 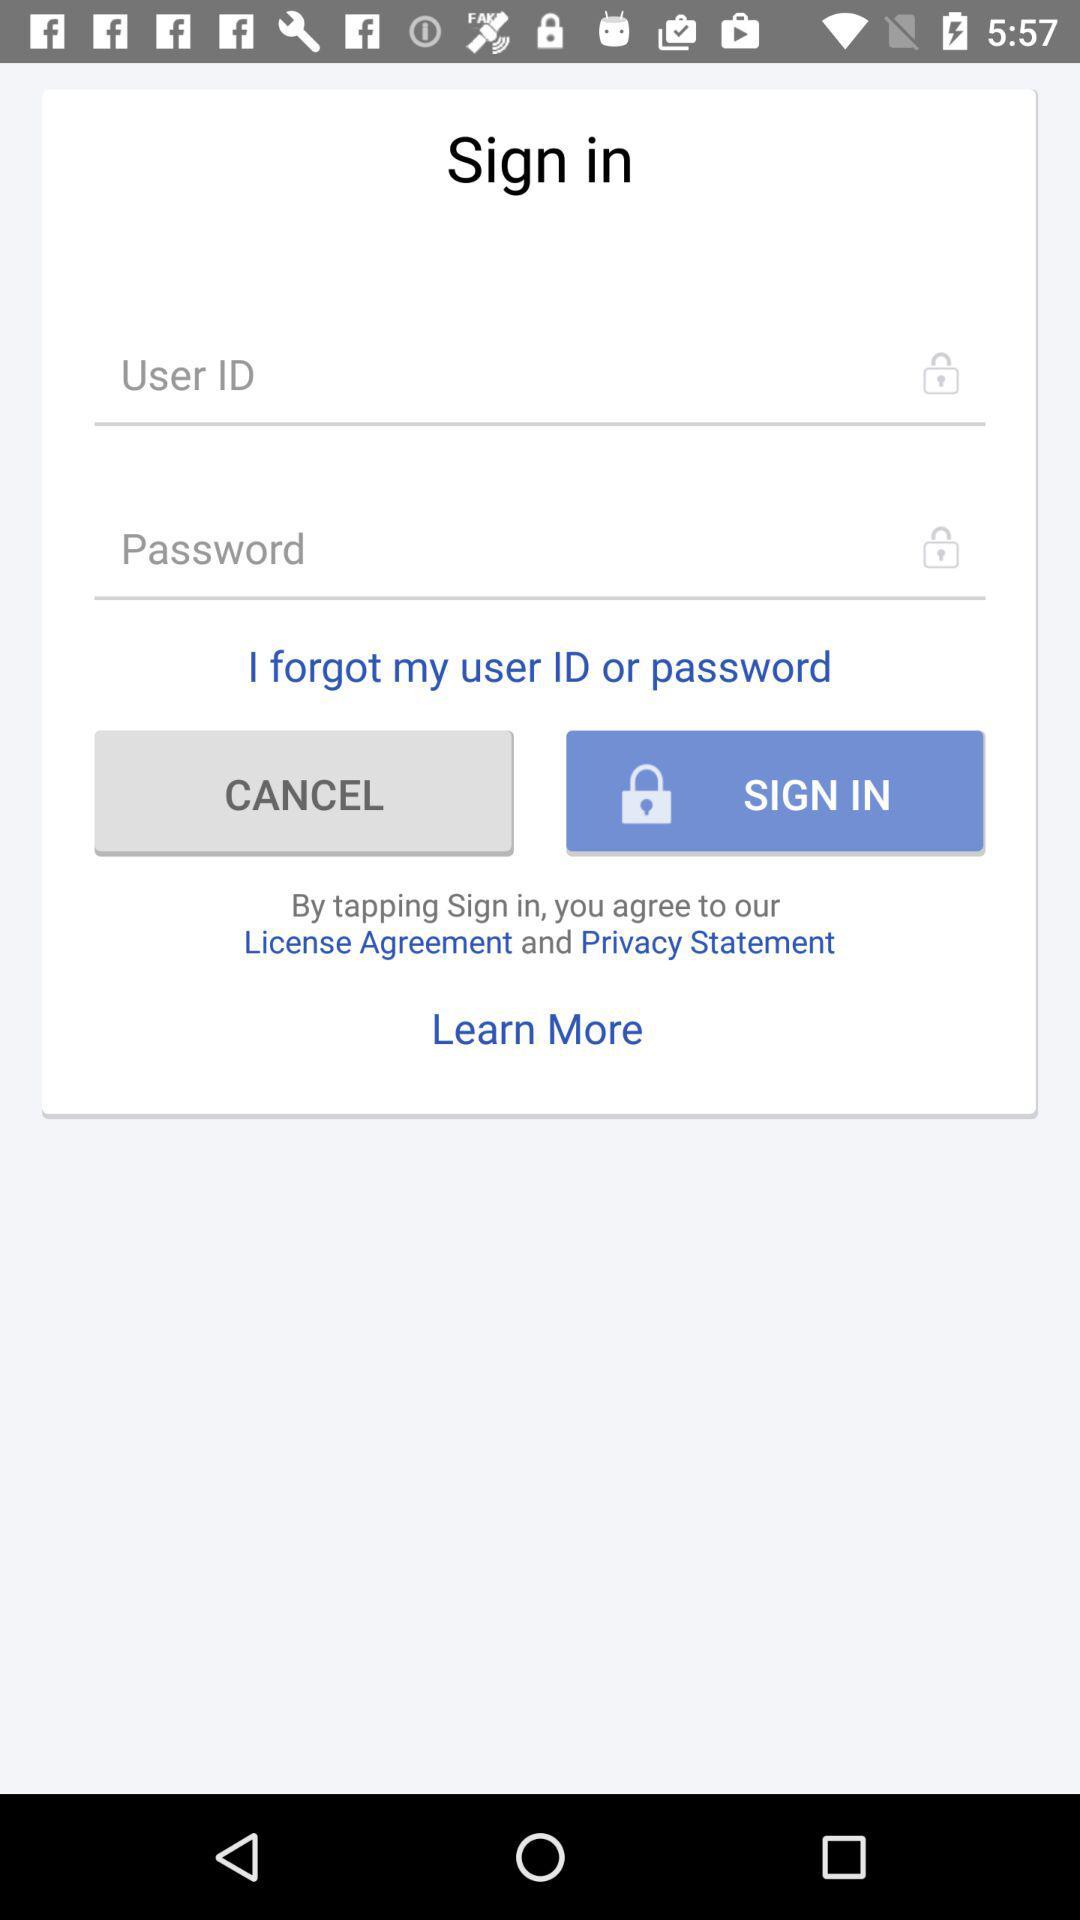 What do you see at coordinates (304, 792) in the screenshot?
I see `the icon below i forgot my item` at bounding box center [304, 792].